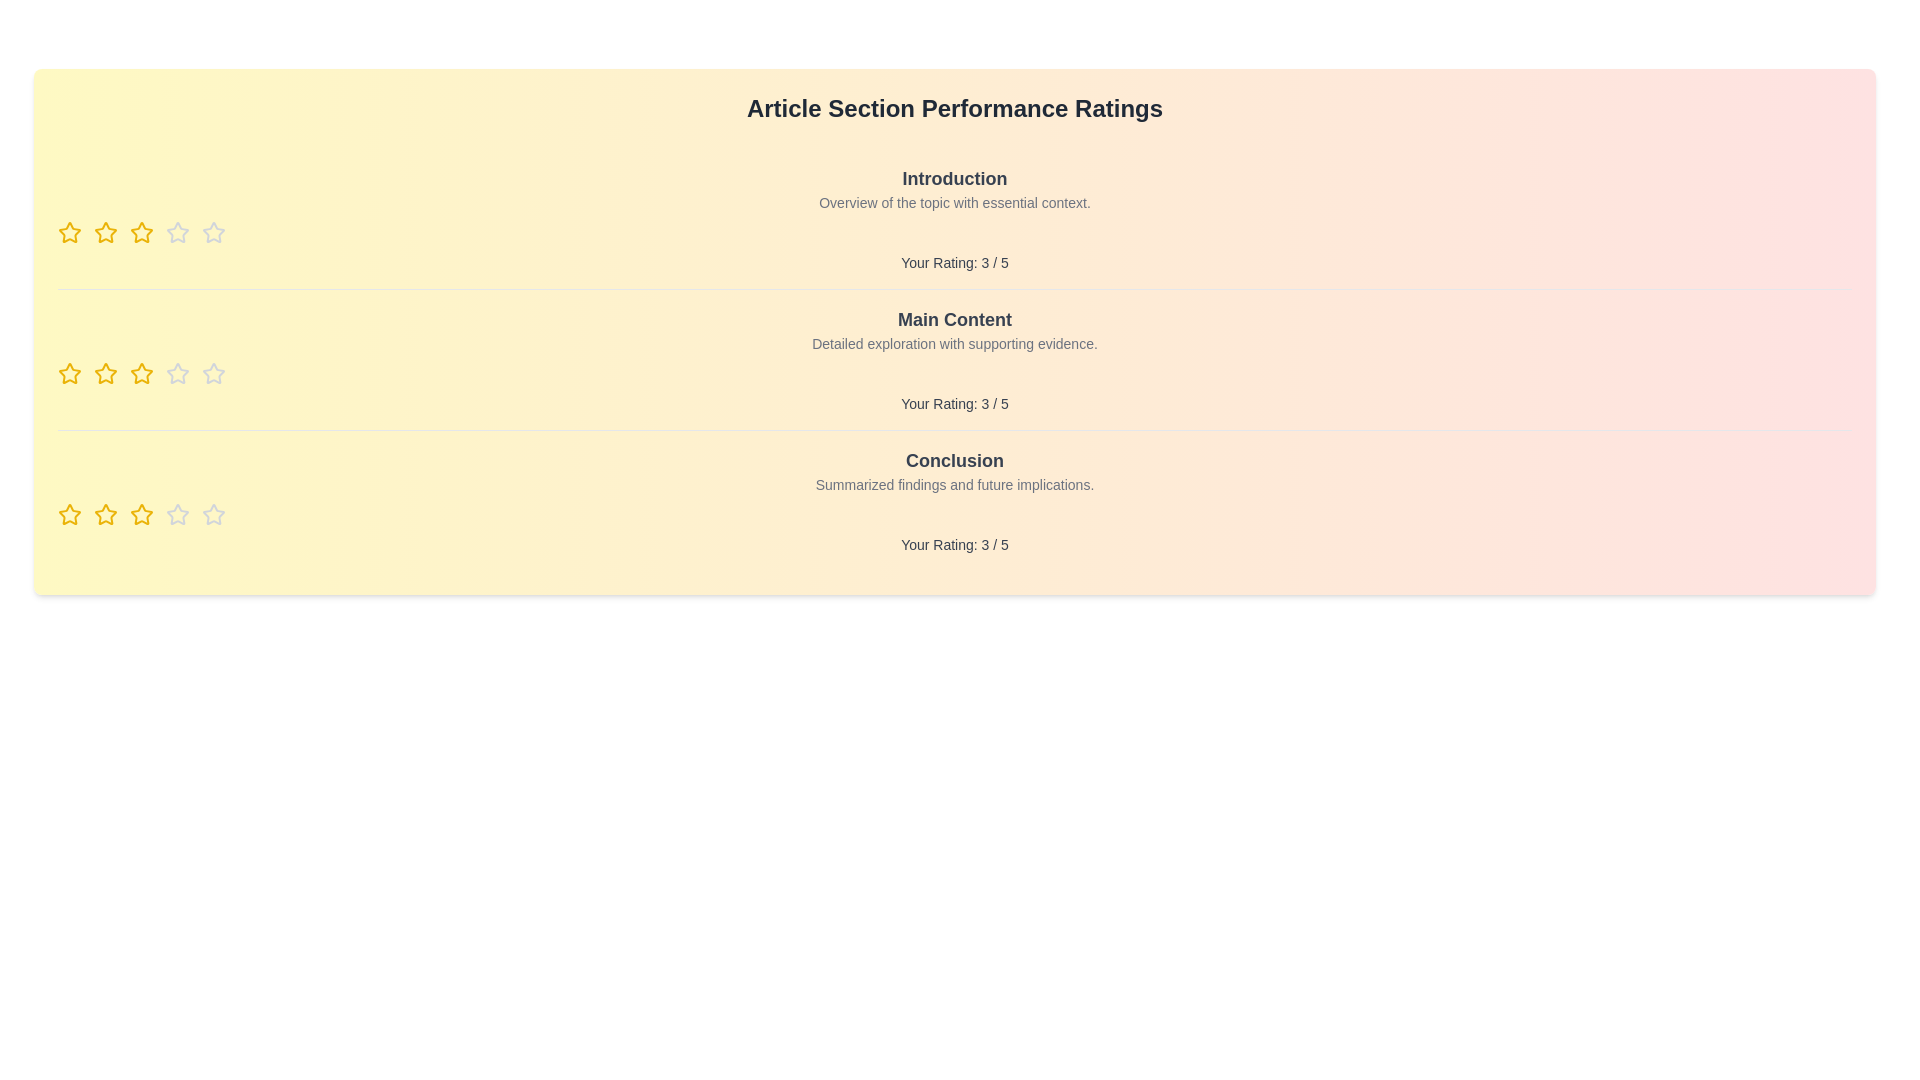 Image resolution: width=1920 pixels, height=1080 pixels. What do you see at coordinates (177, 231) in the screenshot?
I see `the rating of a section to 4 stars by clicking on the corresponding star` at bounding box center [177, 231].